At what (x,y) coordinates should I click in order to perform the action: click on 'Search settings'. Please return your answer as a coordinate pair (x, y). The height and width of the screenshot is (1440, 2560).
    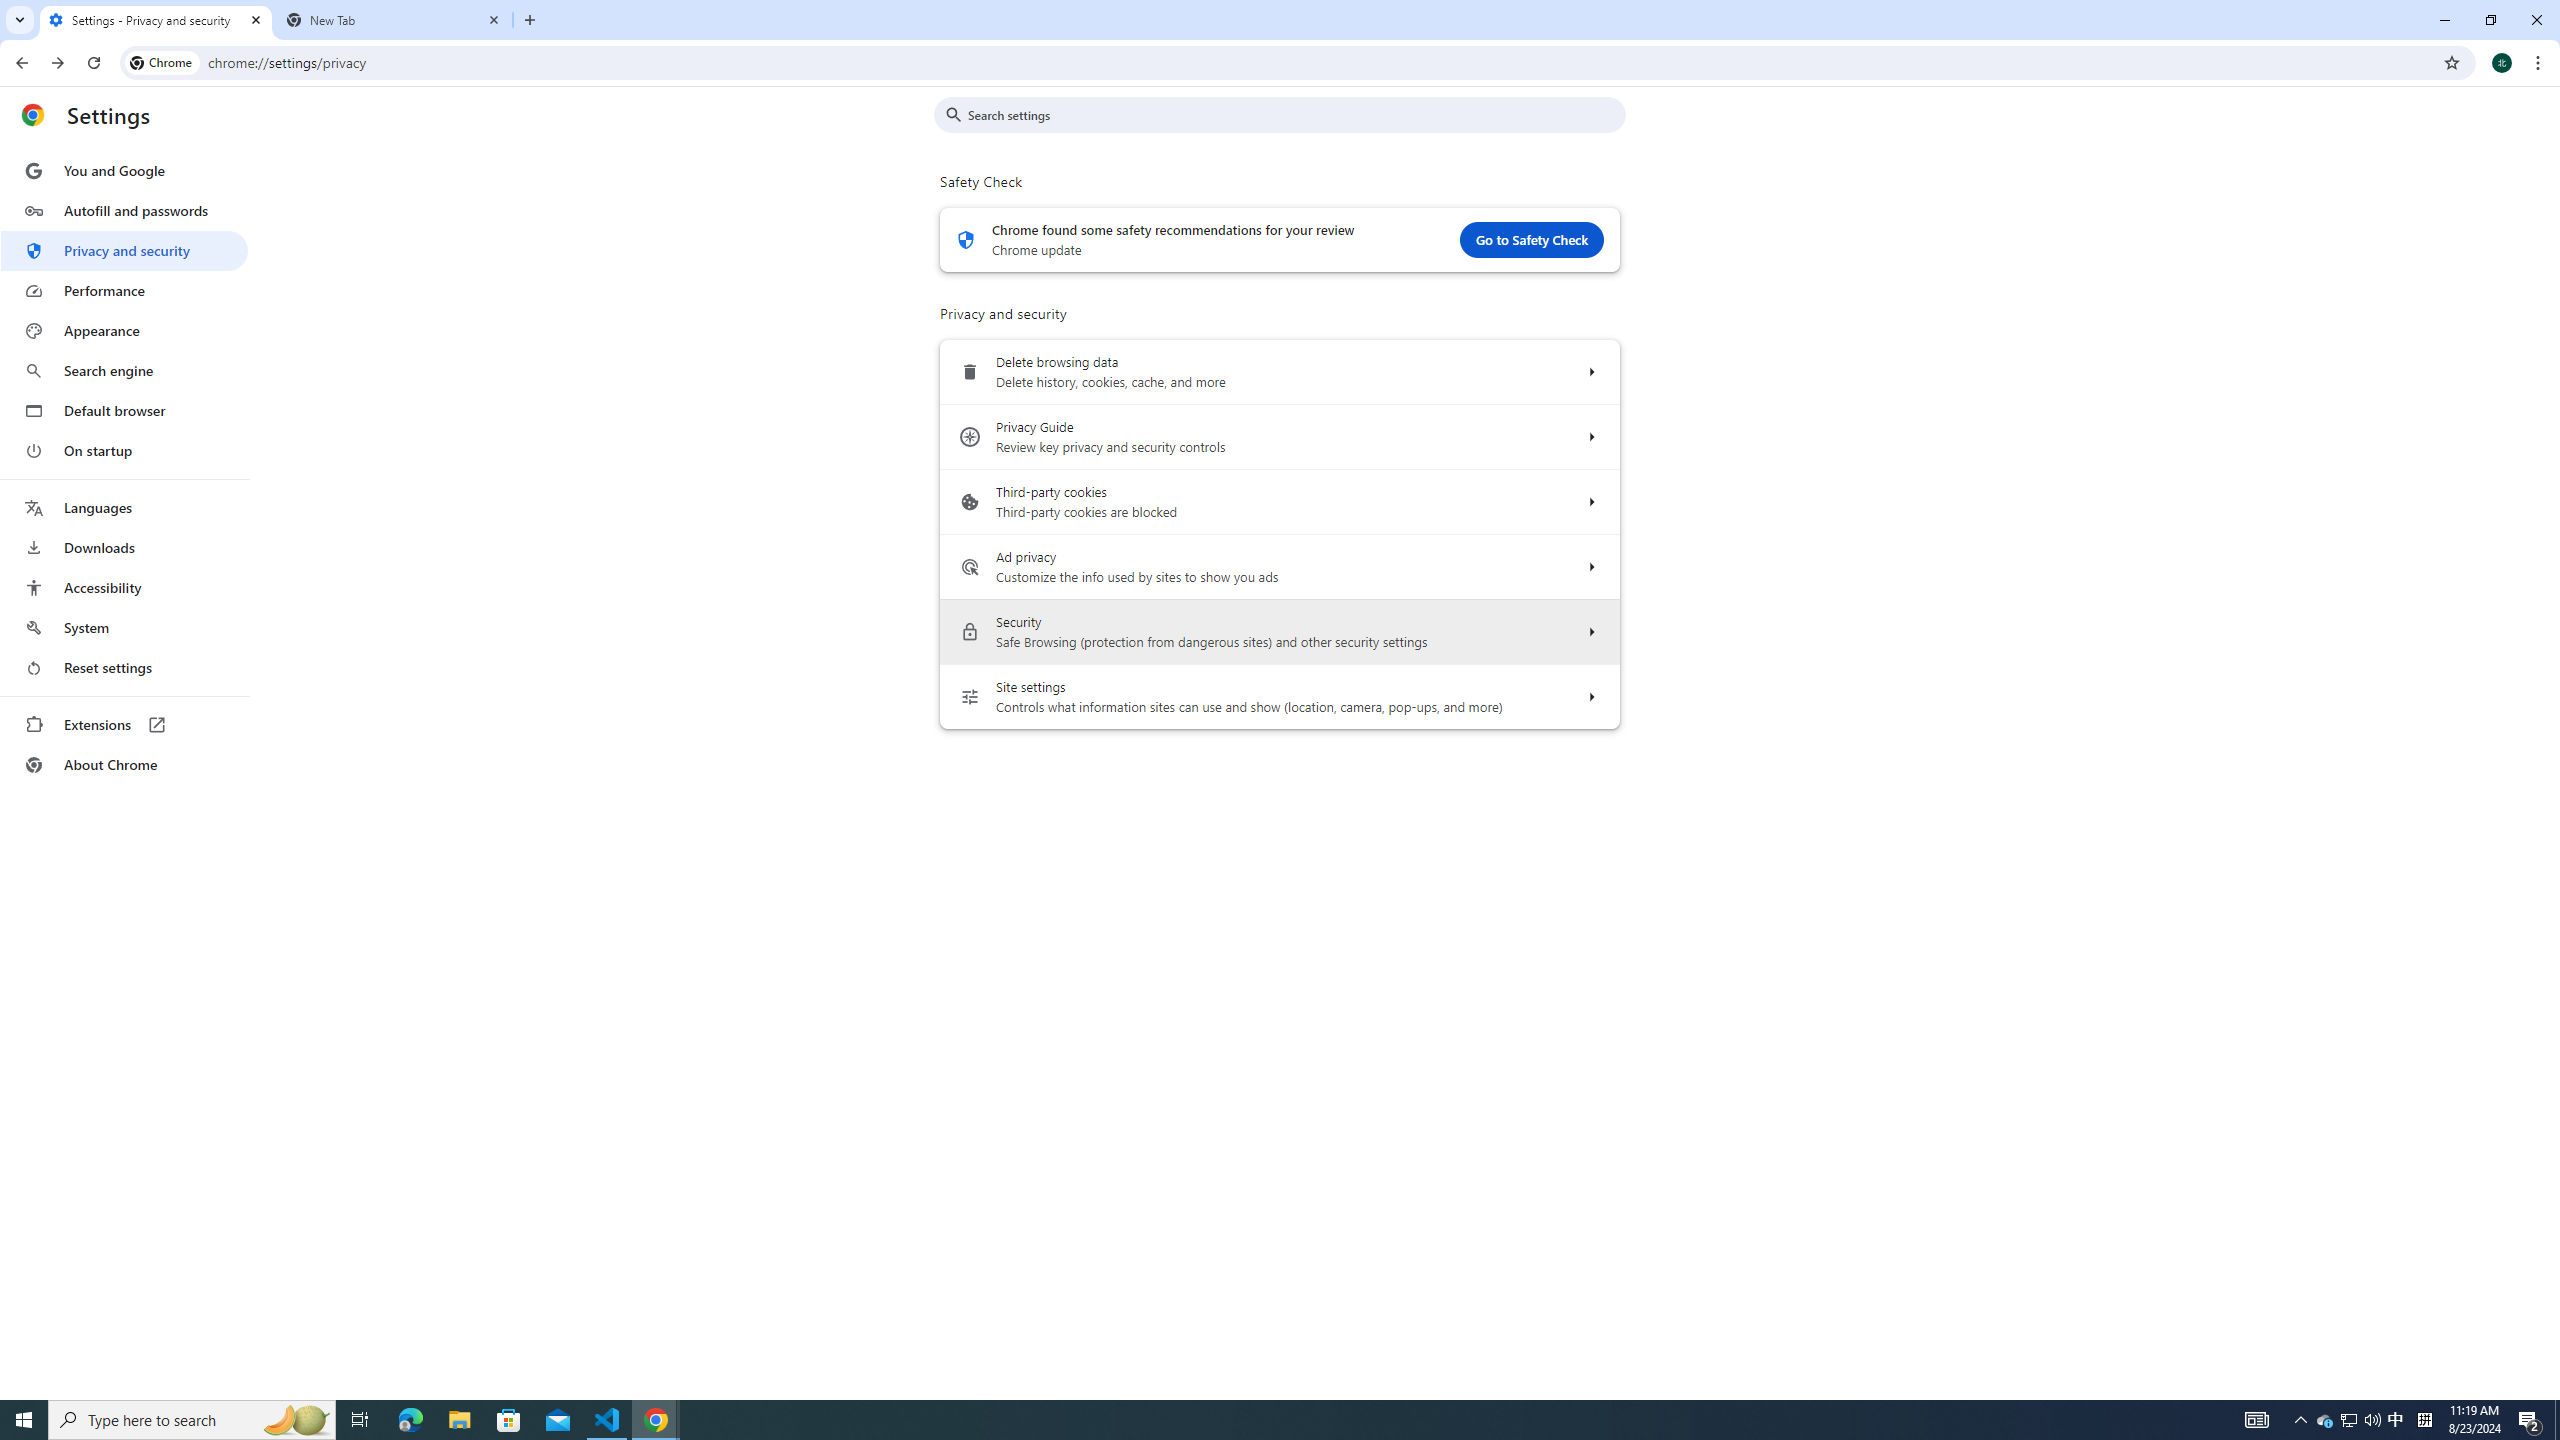
    Looking at the image, I should click on (1293, 114).